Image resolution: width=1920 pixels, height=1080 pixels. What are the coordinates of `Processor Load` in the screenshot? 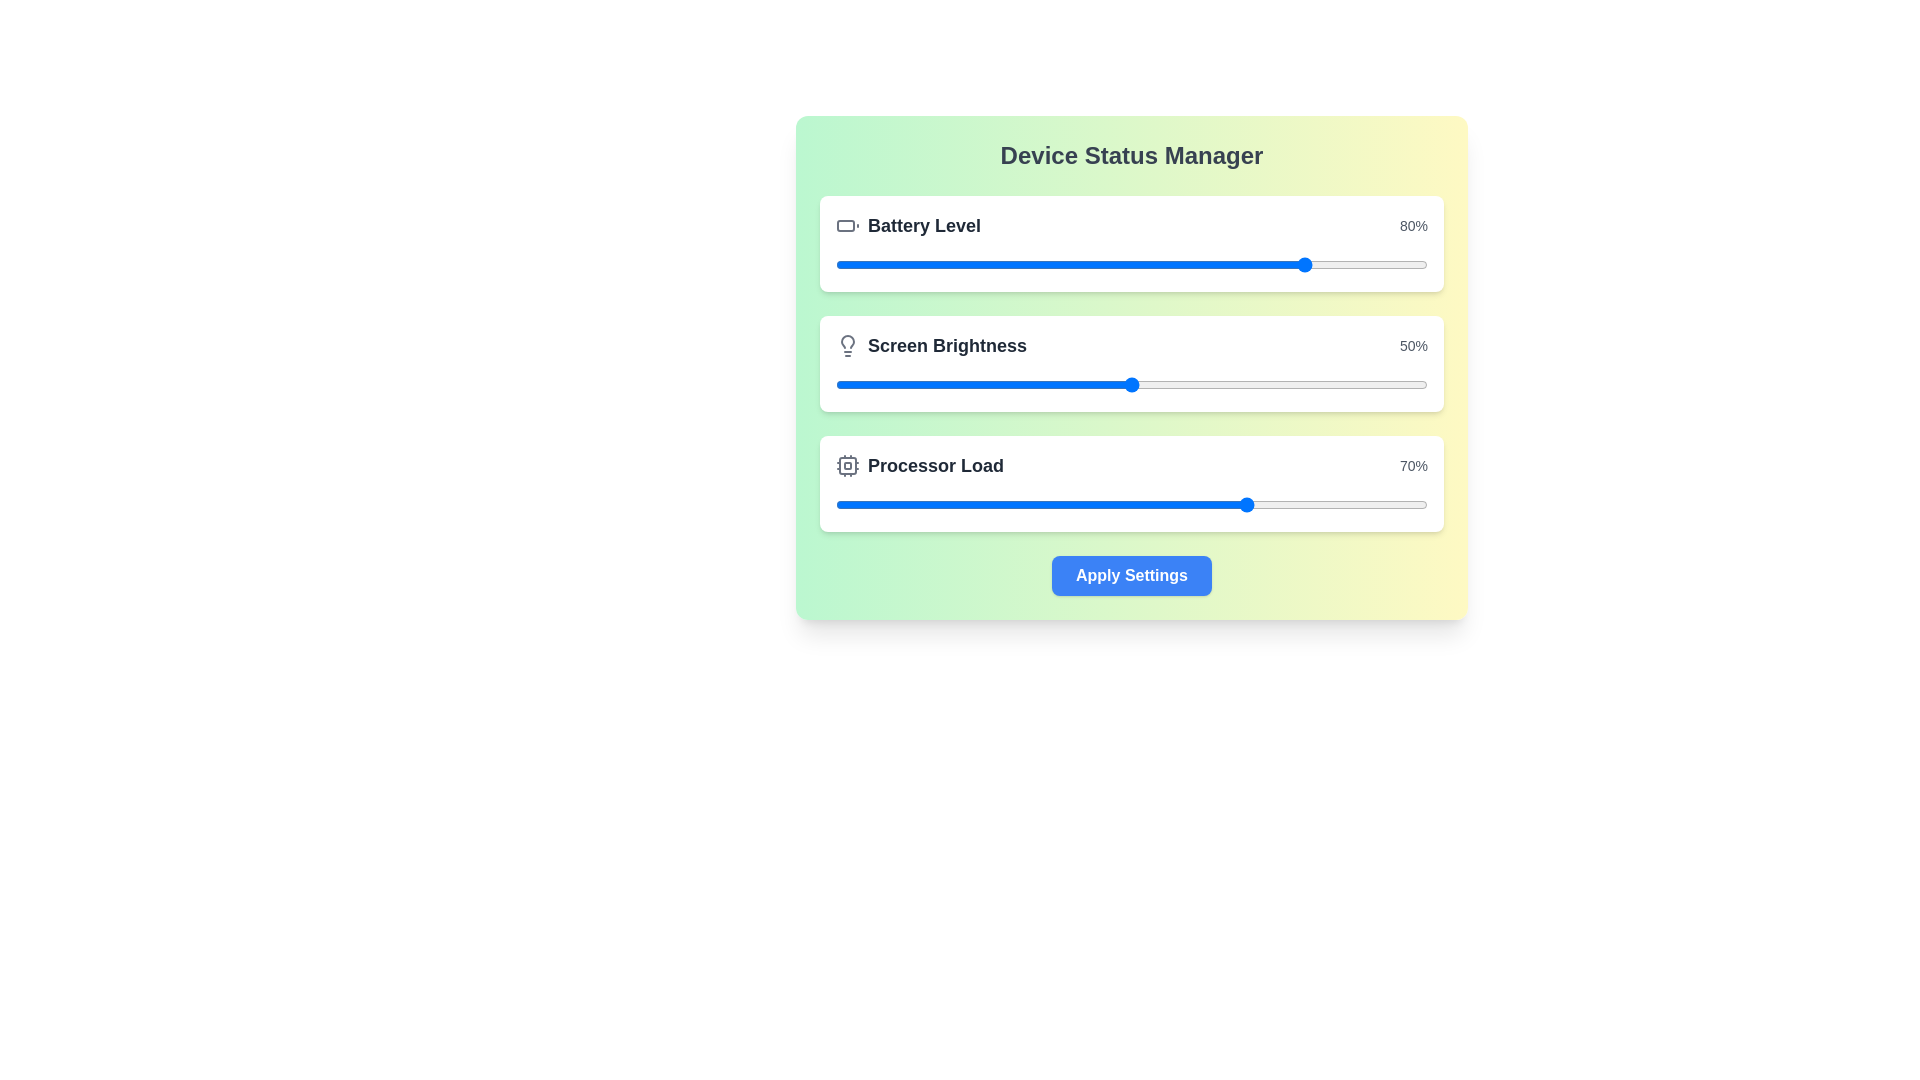 It's located at (900, 504).